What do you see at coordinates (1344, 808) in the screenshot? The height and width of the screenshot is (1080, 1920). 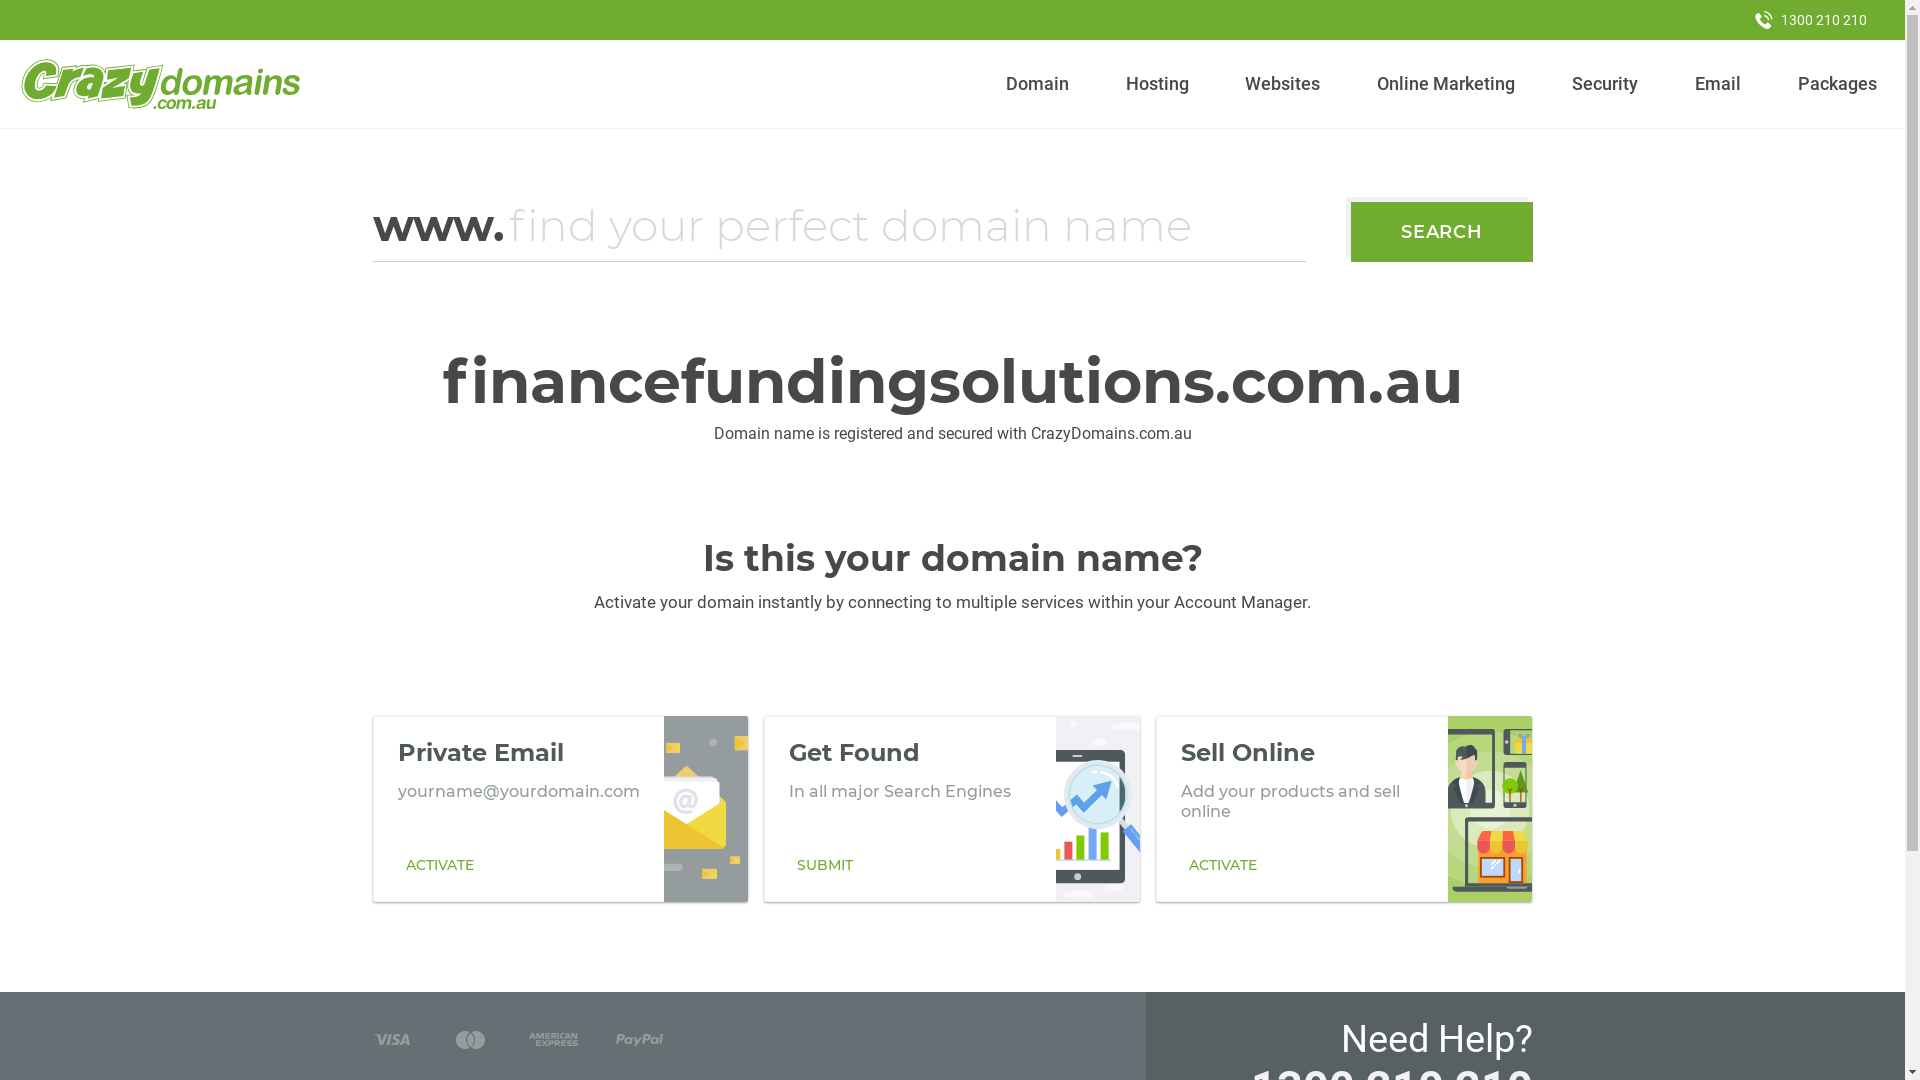 I see `'Sell Online` at bounding box center [1344, 808].